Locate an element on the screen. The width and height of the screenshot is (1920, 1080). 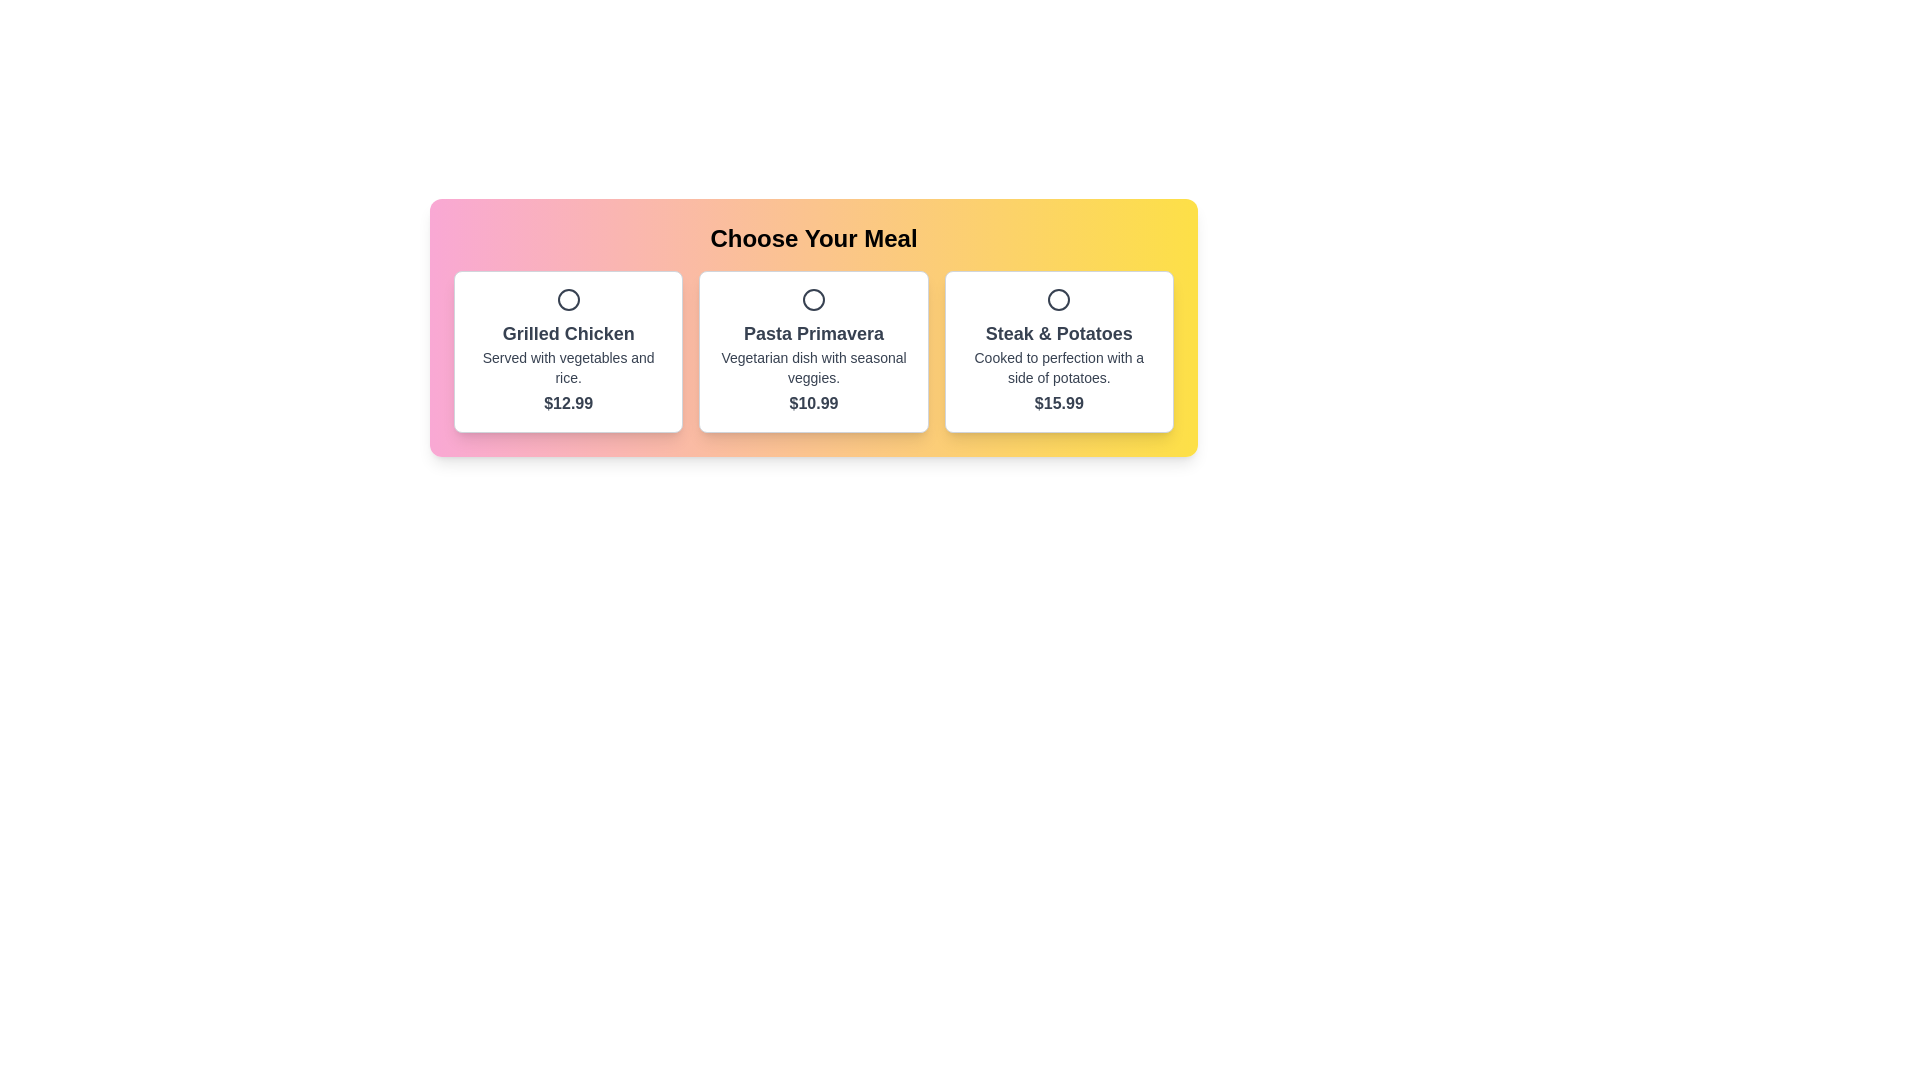
the text label displaying 'Vegetarian dish with seasonal veggies.' positioned below the title 'Pasta Primavera' and above the price '$10.99' in the middle menu card is located at coordinates (814, 367).